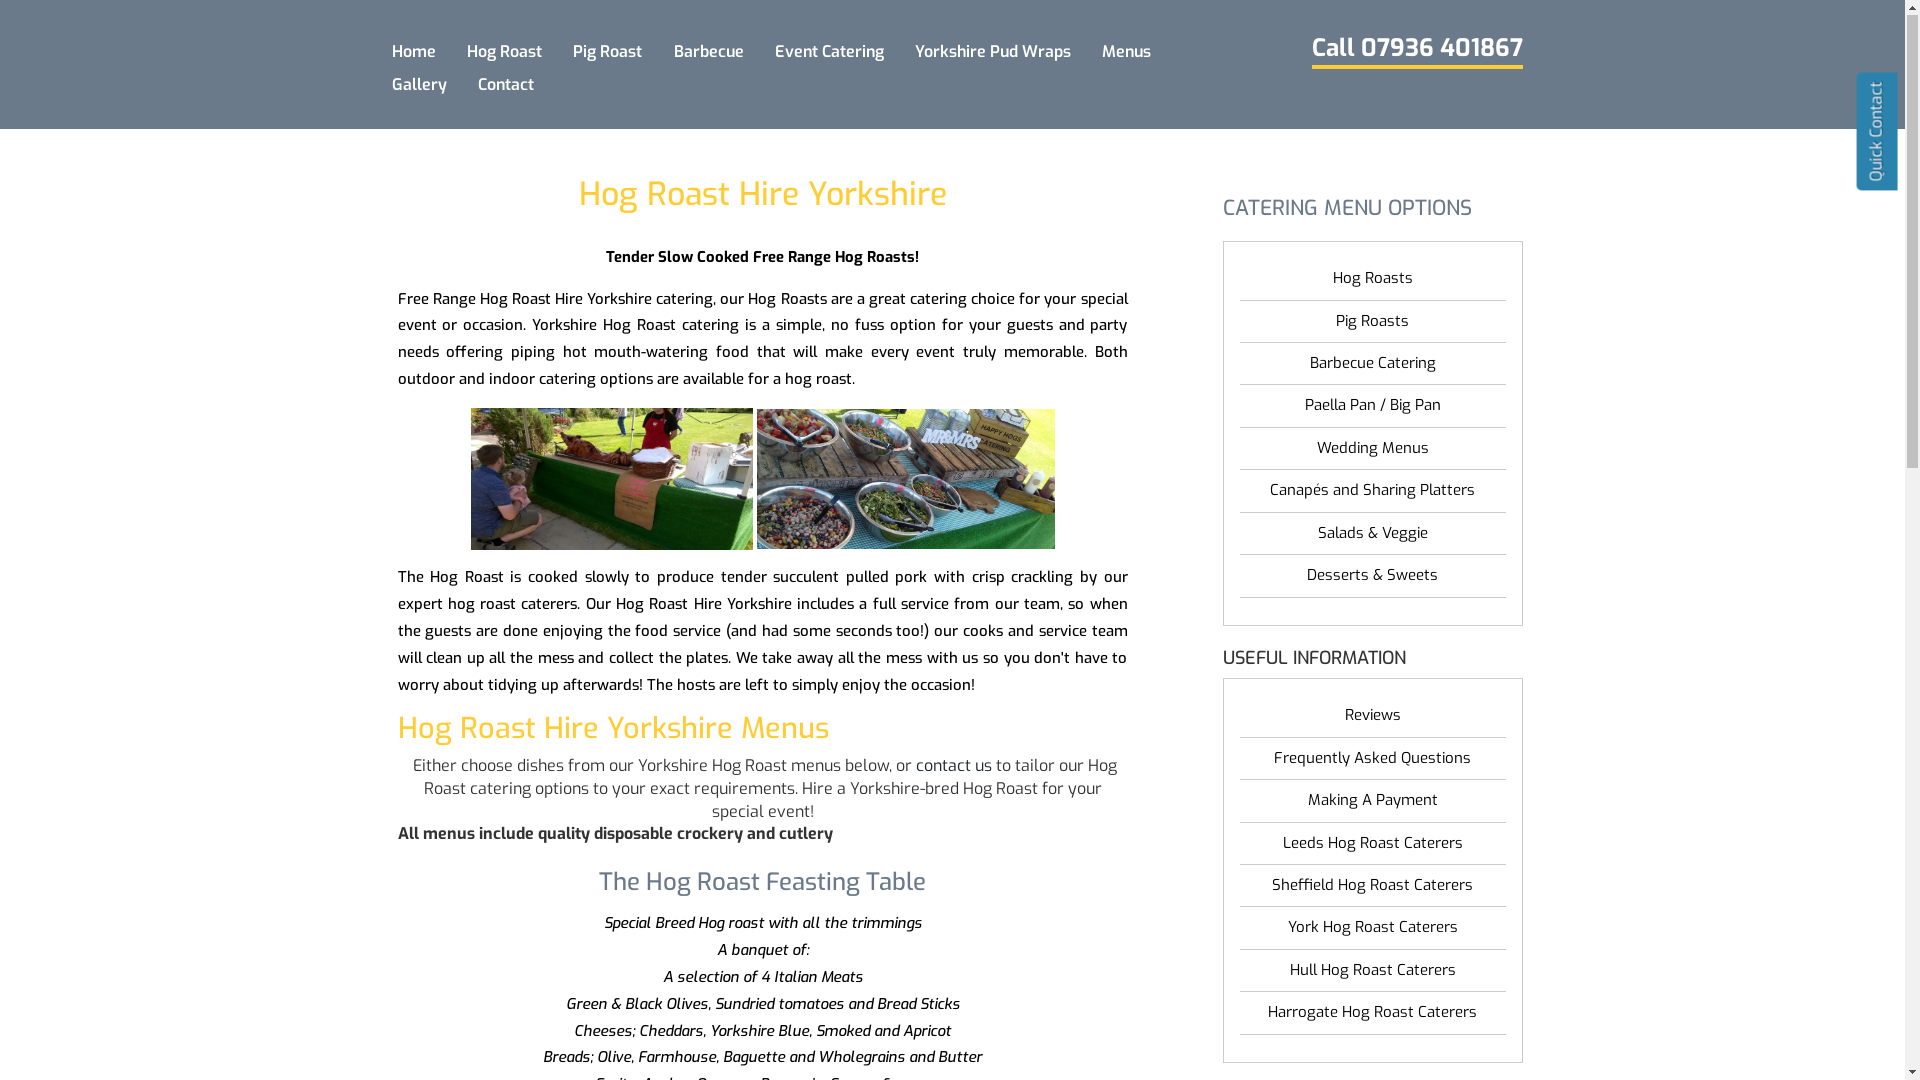  What do you see at coordinates (708, 51) in the screenshot?
I see `'Barbecue'` at bounding box center [708, 51].